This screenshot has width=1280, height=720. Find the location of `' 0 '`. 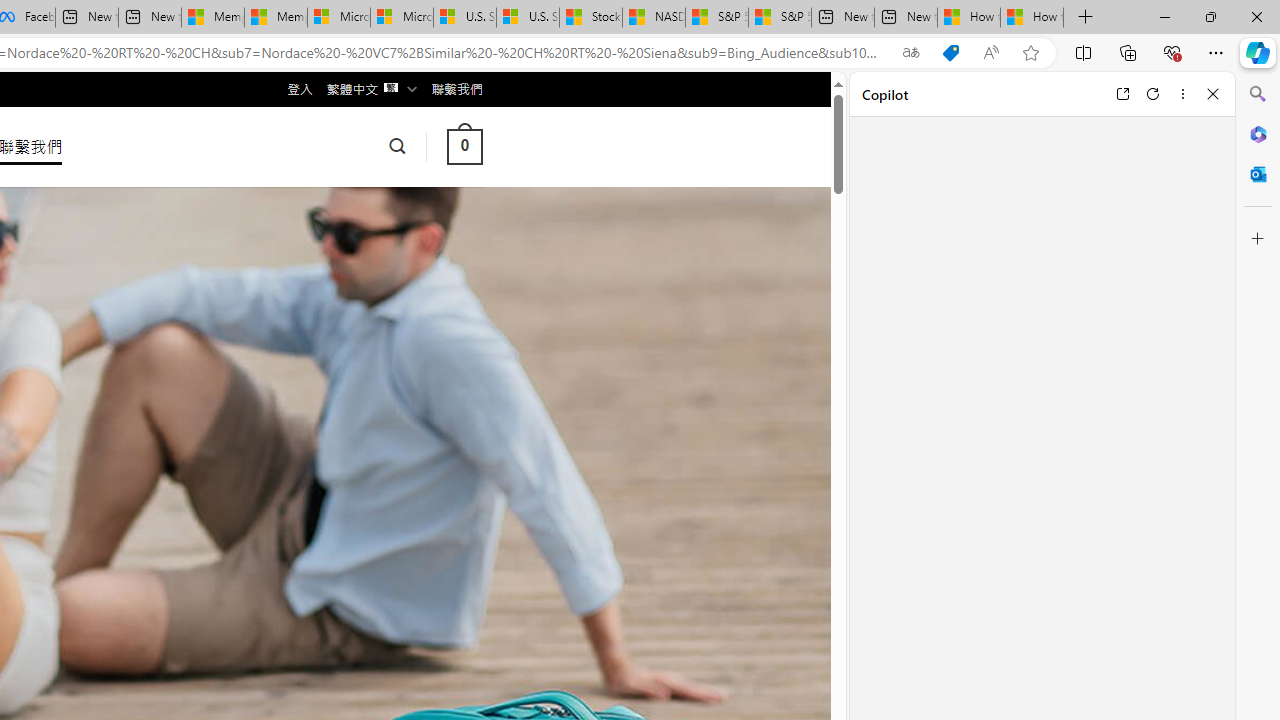

' 0 ' is located at coordinates (463, 145).